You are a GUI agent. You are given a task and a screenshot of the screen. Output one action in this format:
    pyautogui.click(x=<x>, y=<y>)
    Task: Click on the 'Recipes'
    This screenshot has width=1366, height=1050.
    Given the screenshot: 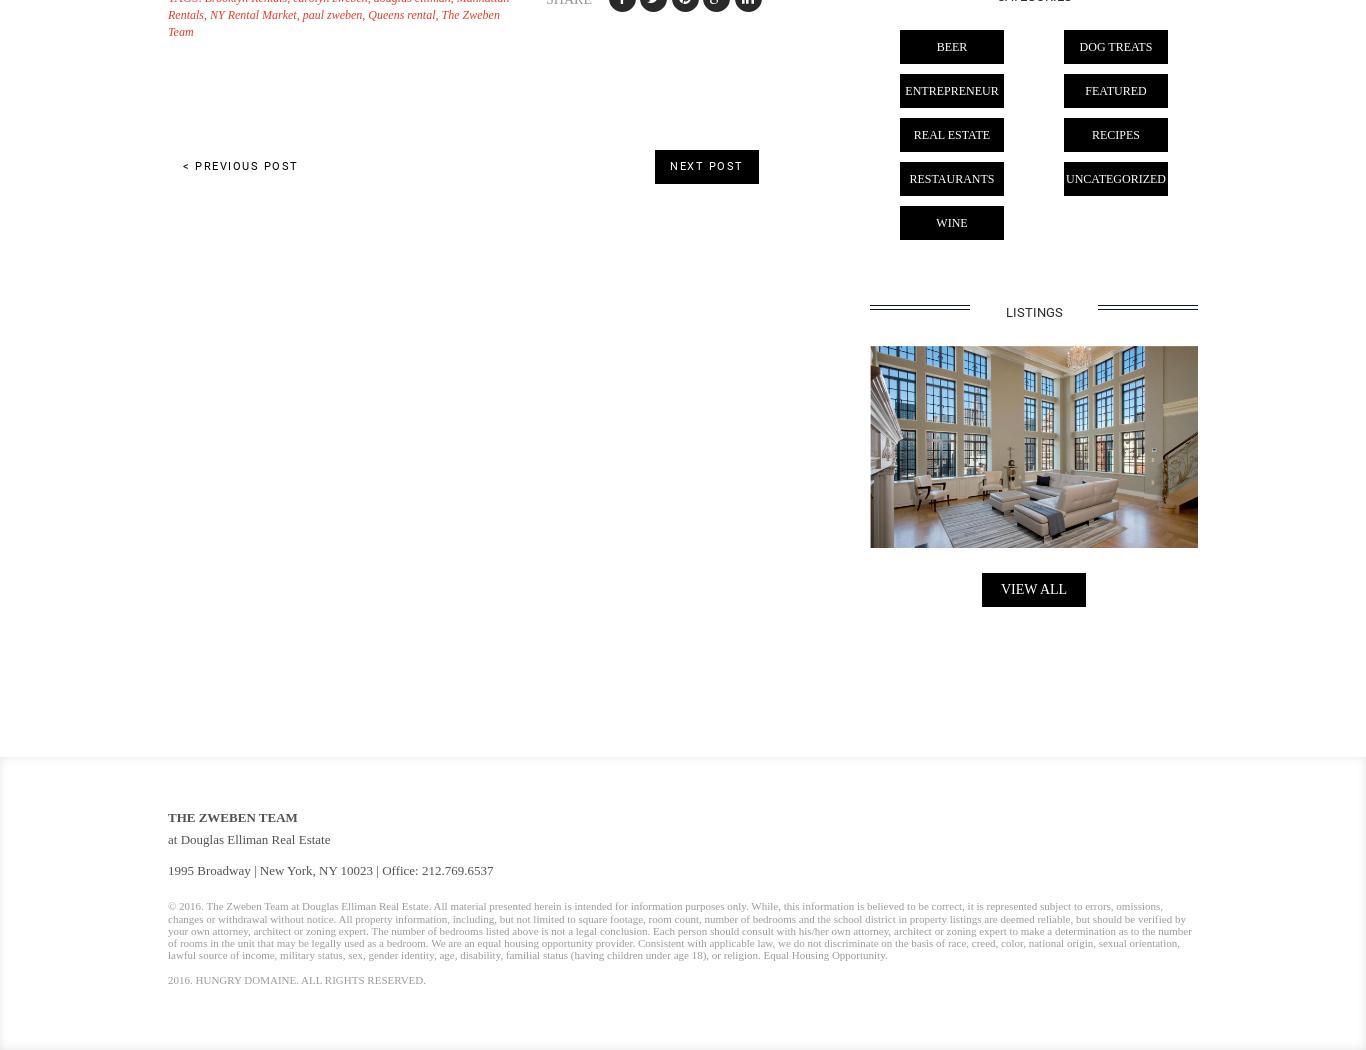 What is the action you would take?
    pyautogui.click(x=1114, y=134)
    